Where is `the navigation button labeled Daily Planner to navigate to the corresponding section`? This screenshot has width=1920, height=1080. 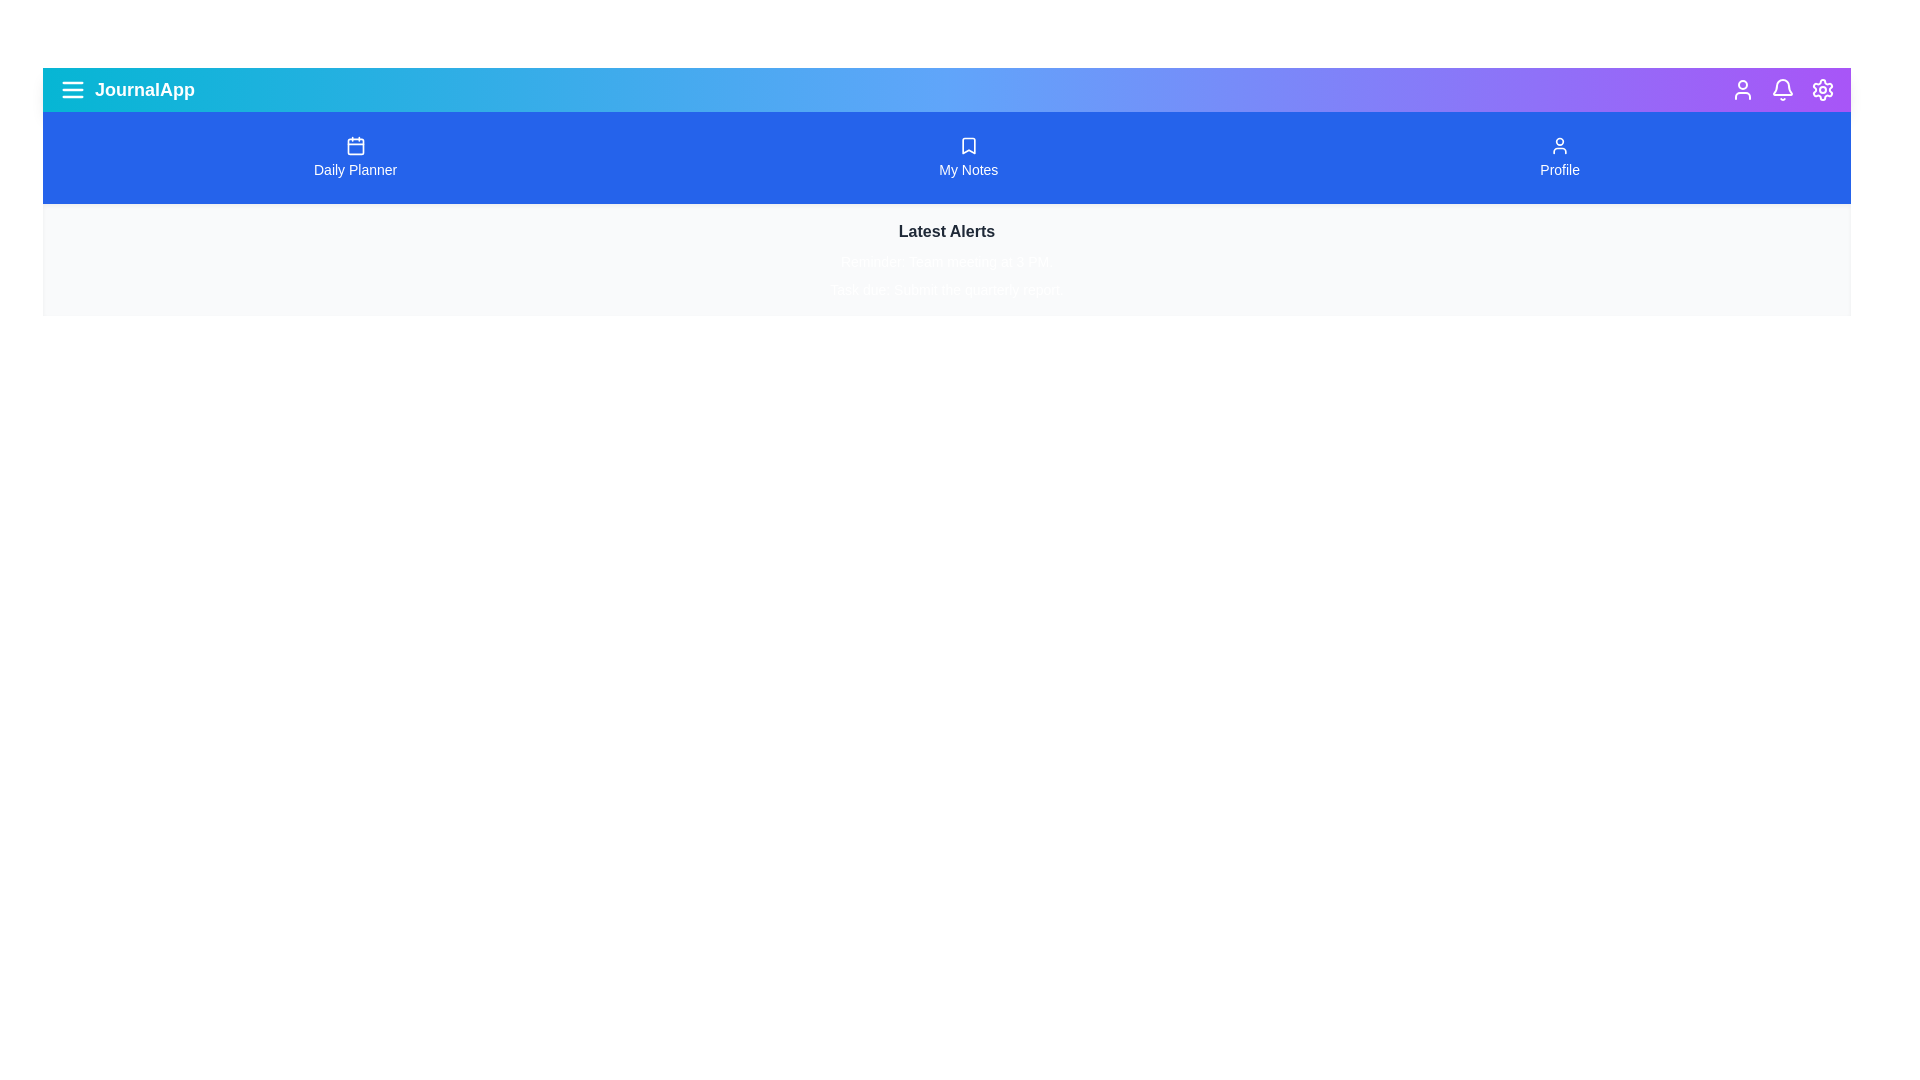
the navigation button labeled Daily Planner to navigate to the corresponding section is located at coordinates (355, 157).